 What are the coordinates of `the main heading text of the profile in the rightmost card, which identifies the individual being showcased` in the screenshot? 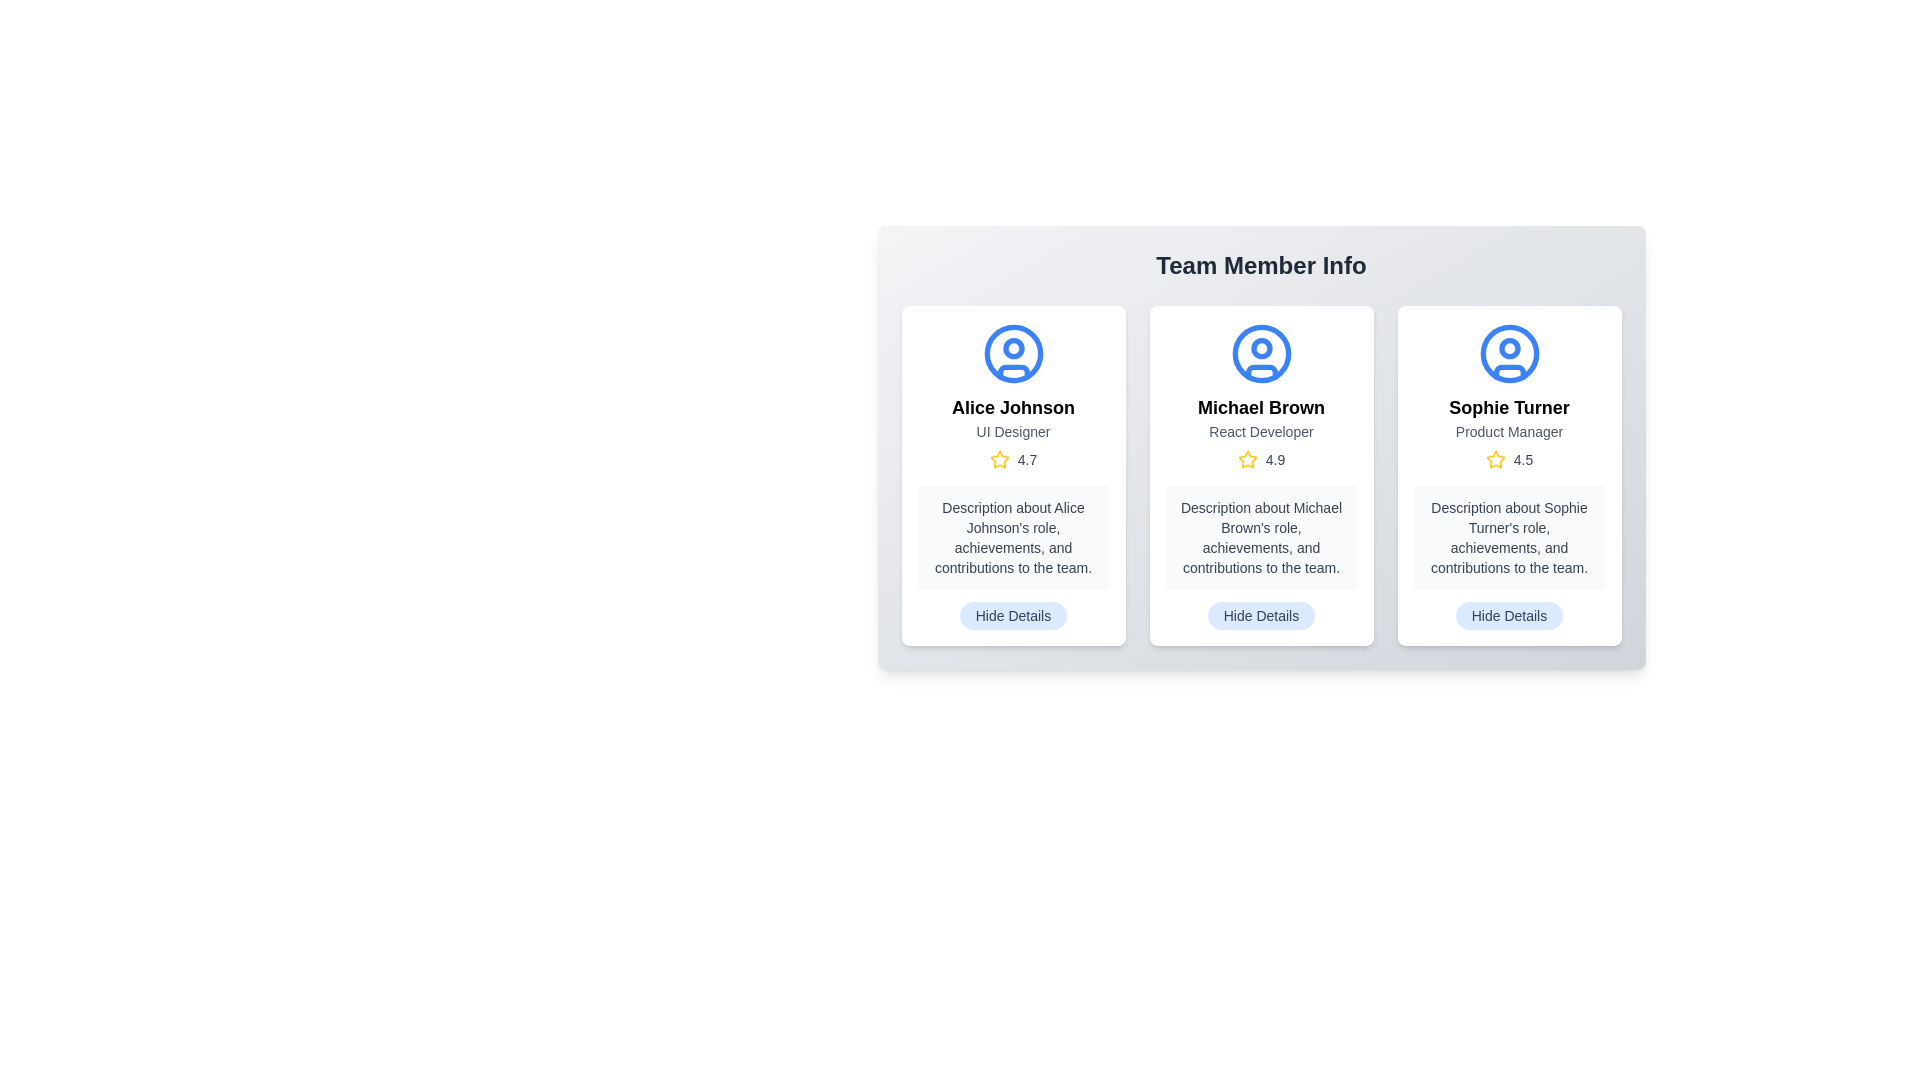 It's located at (1509, 407).